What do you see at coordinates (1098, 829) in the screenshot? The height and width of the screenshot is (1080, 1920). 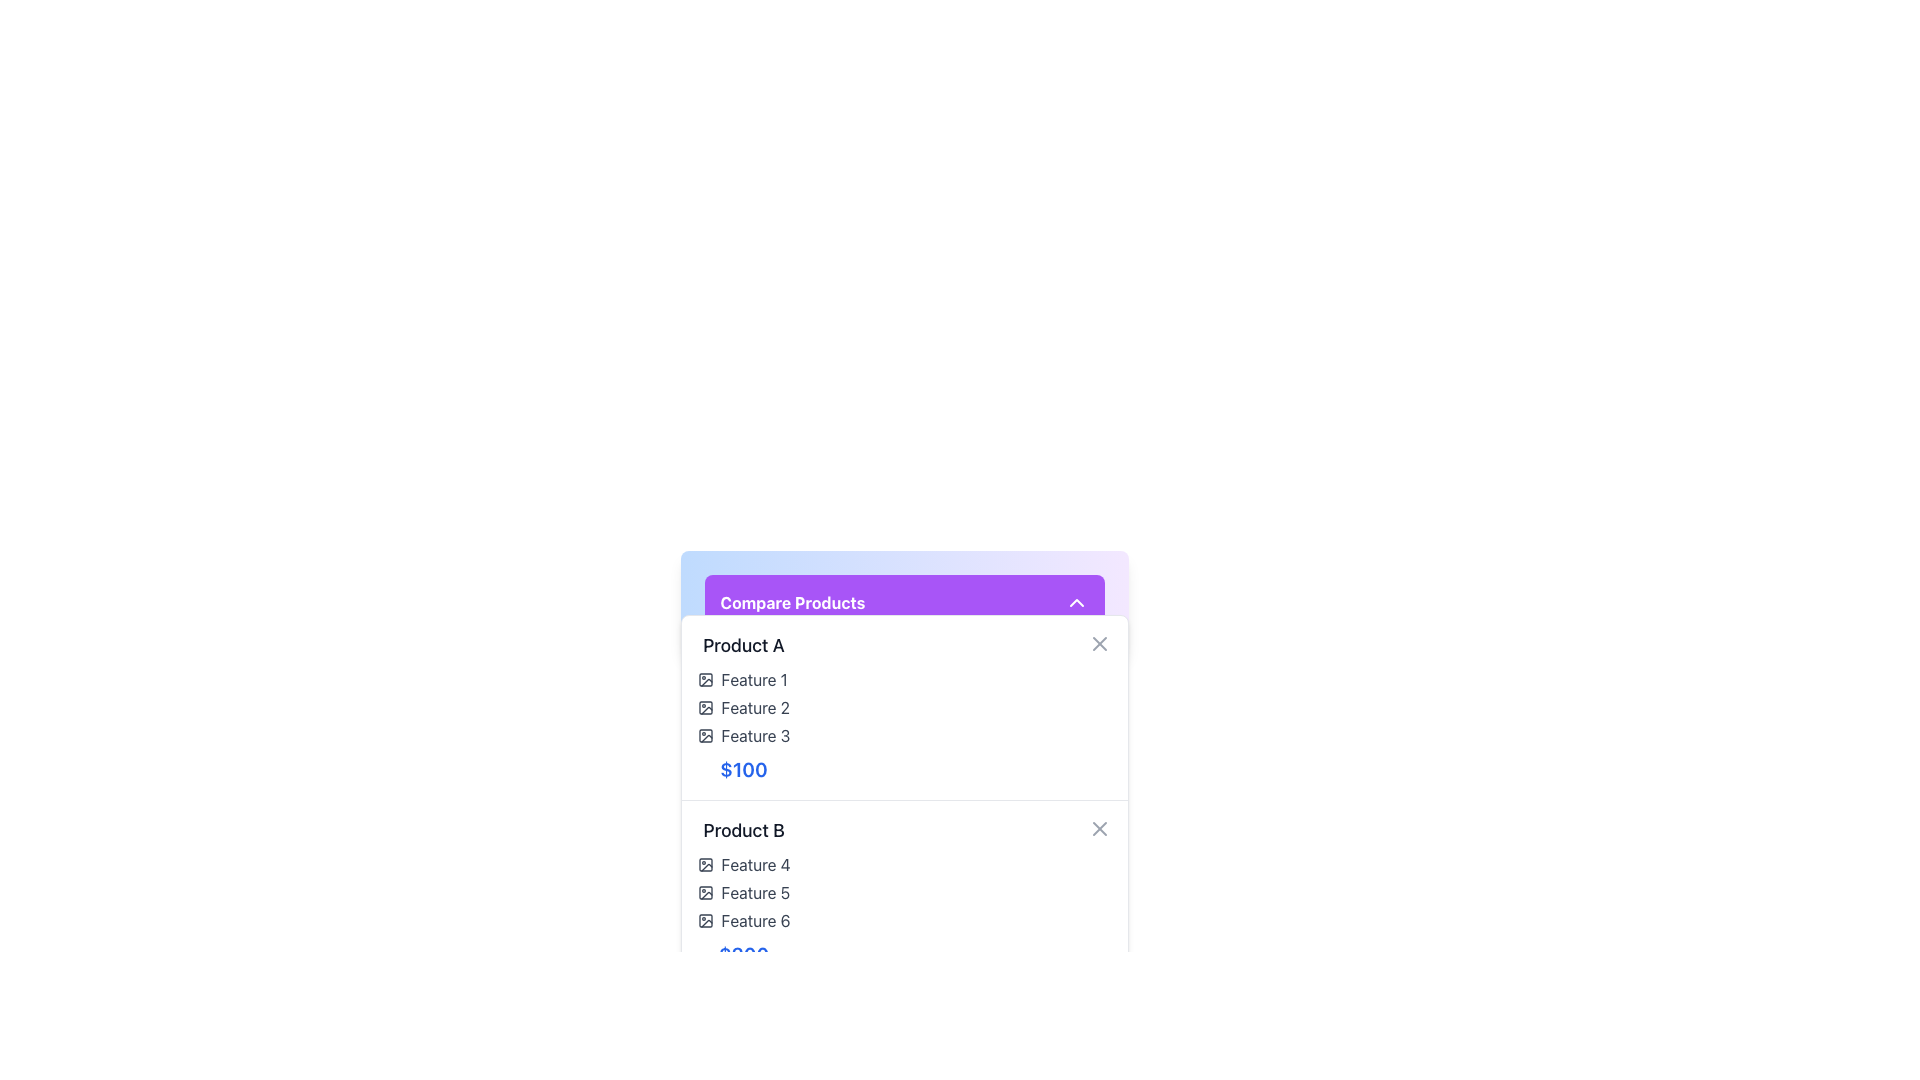 I see `the Close/Delete Icon located near the top-right corner of the second section` at bounding box center [1098, 829].